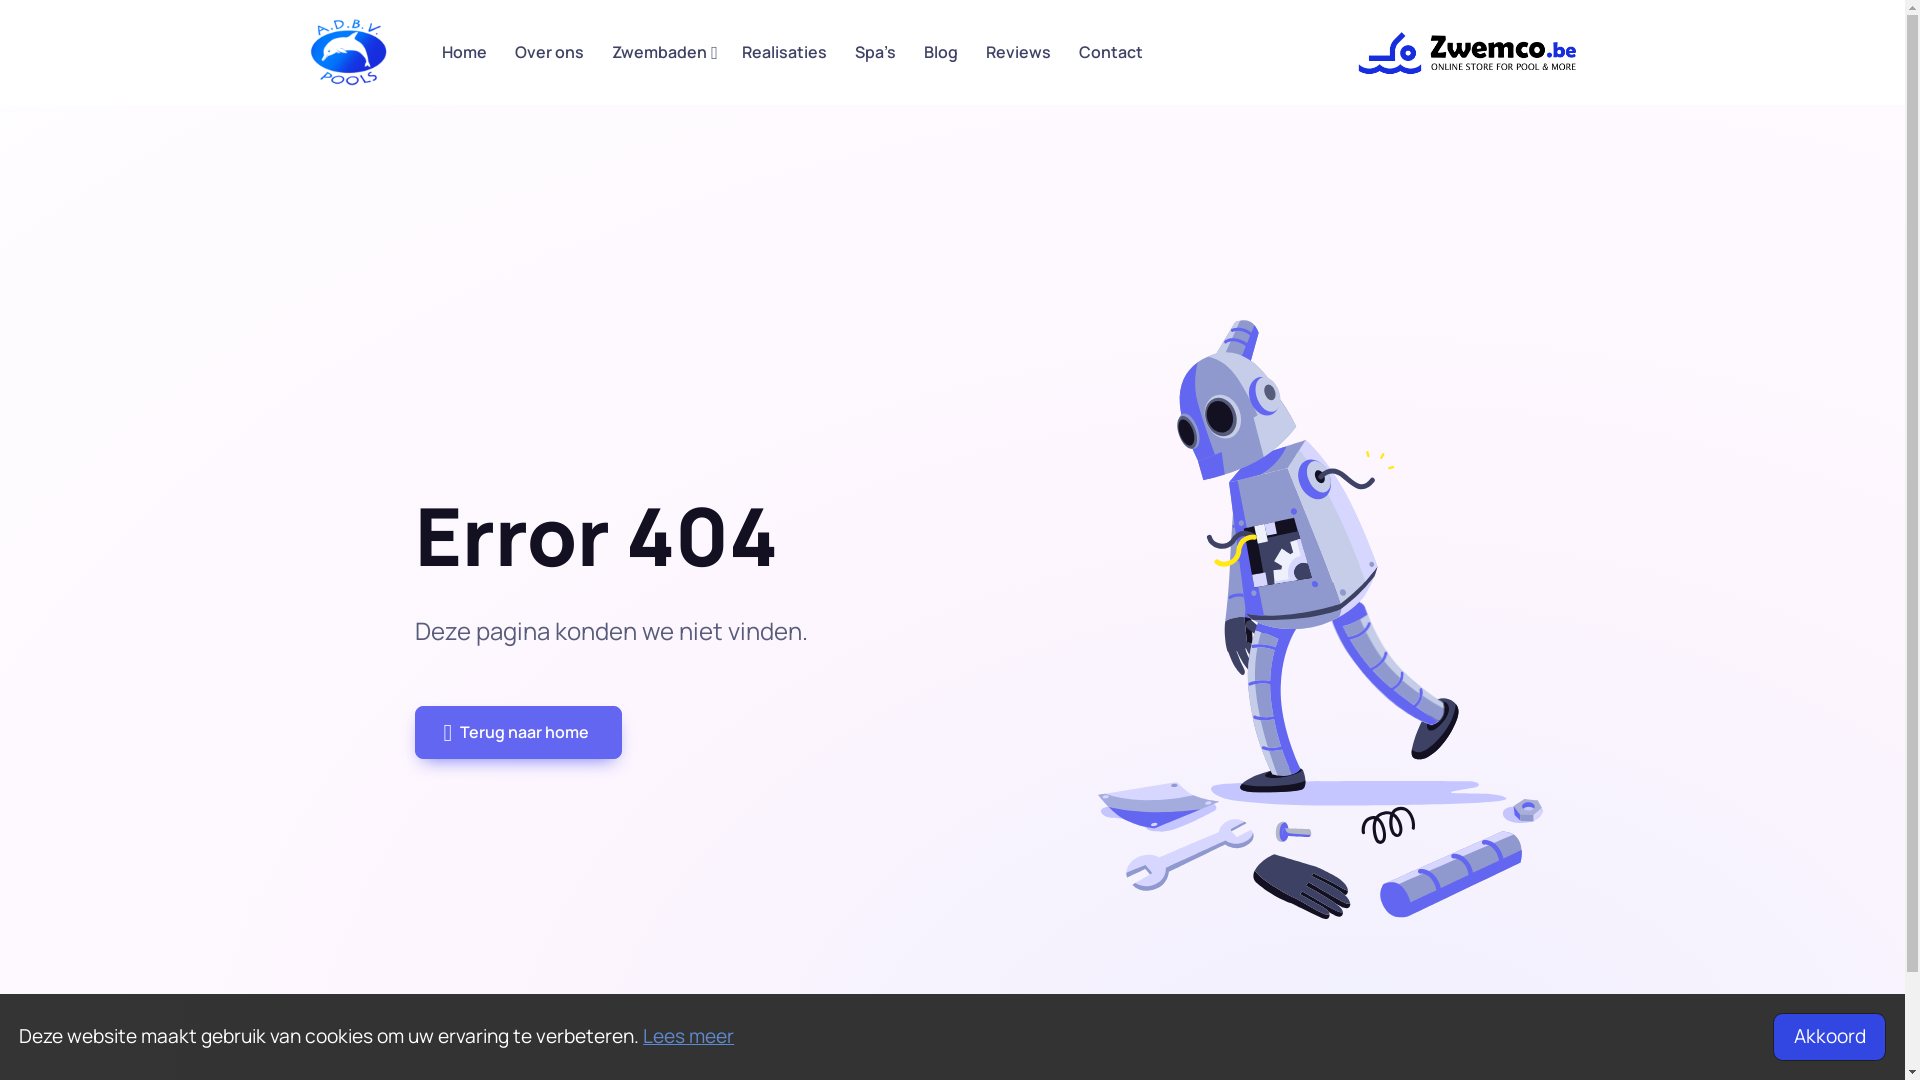 The width and height of the screenshot is (1920, 1080). I want to click on 'Reviews', so click(1018, 51).